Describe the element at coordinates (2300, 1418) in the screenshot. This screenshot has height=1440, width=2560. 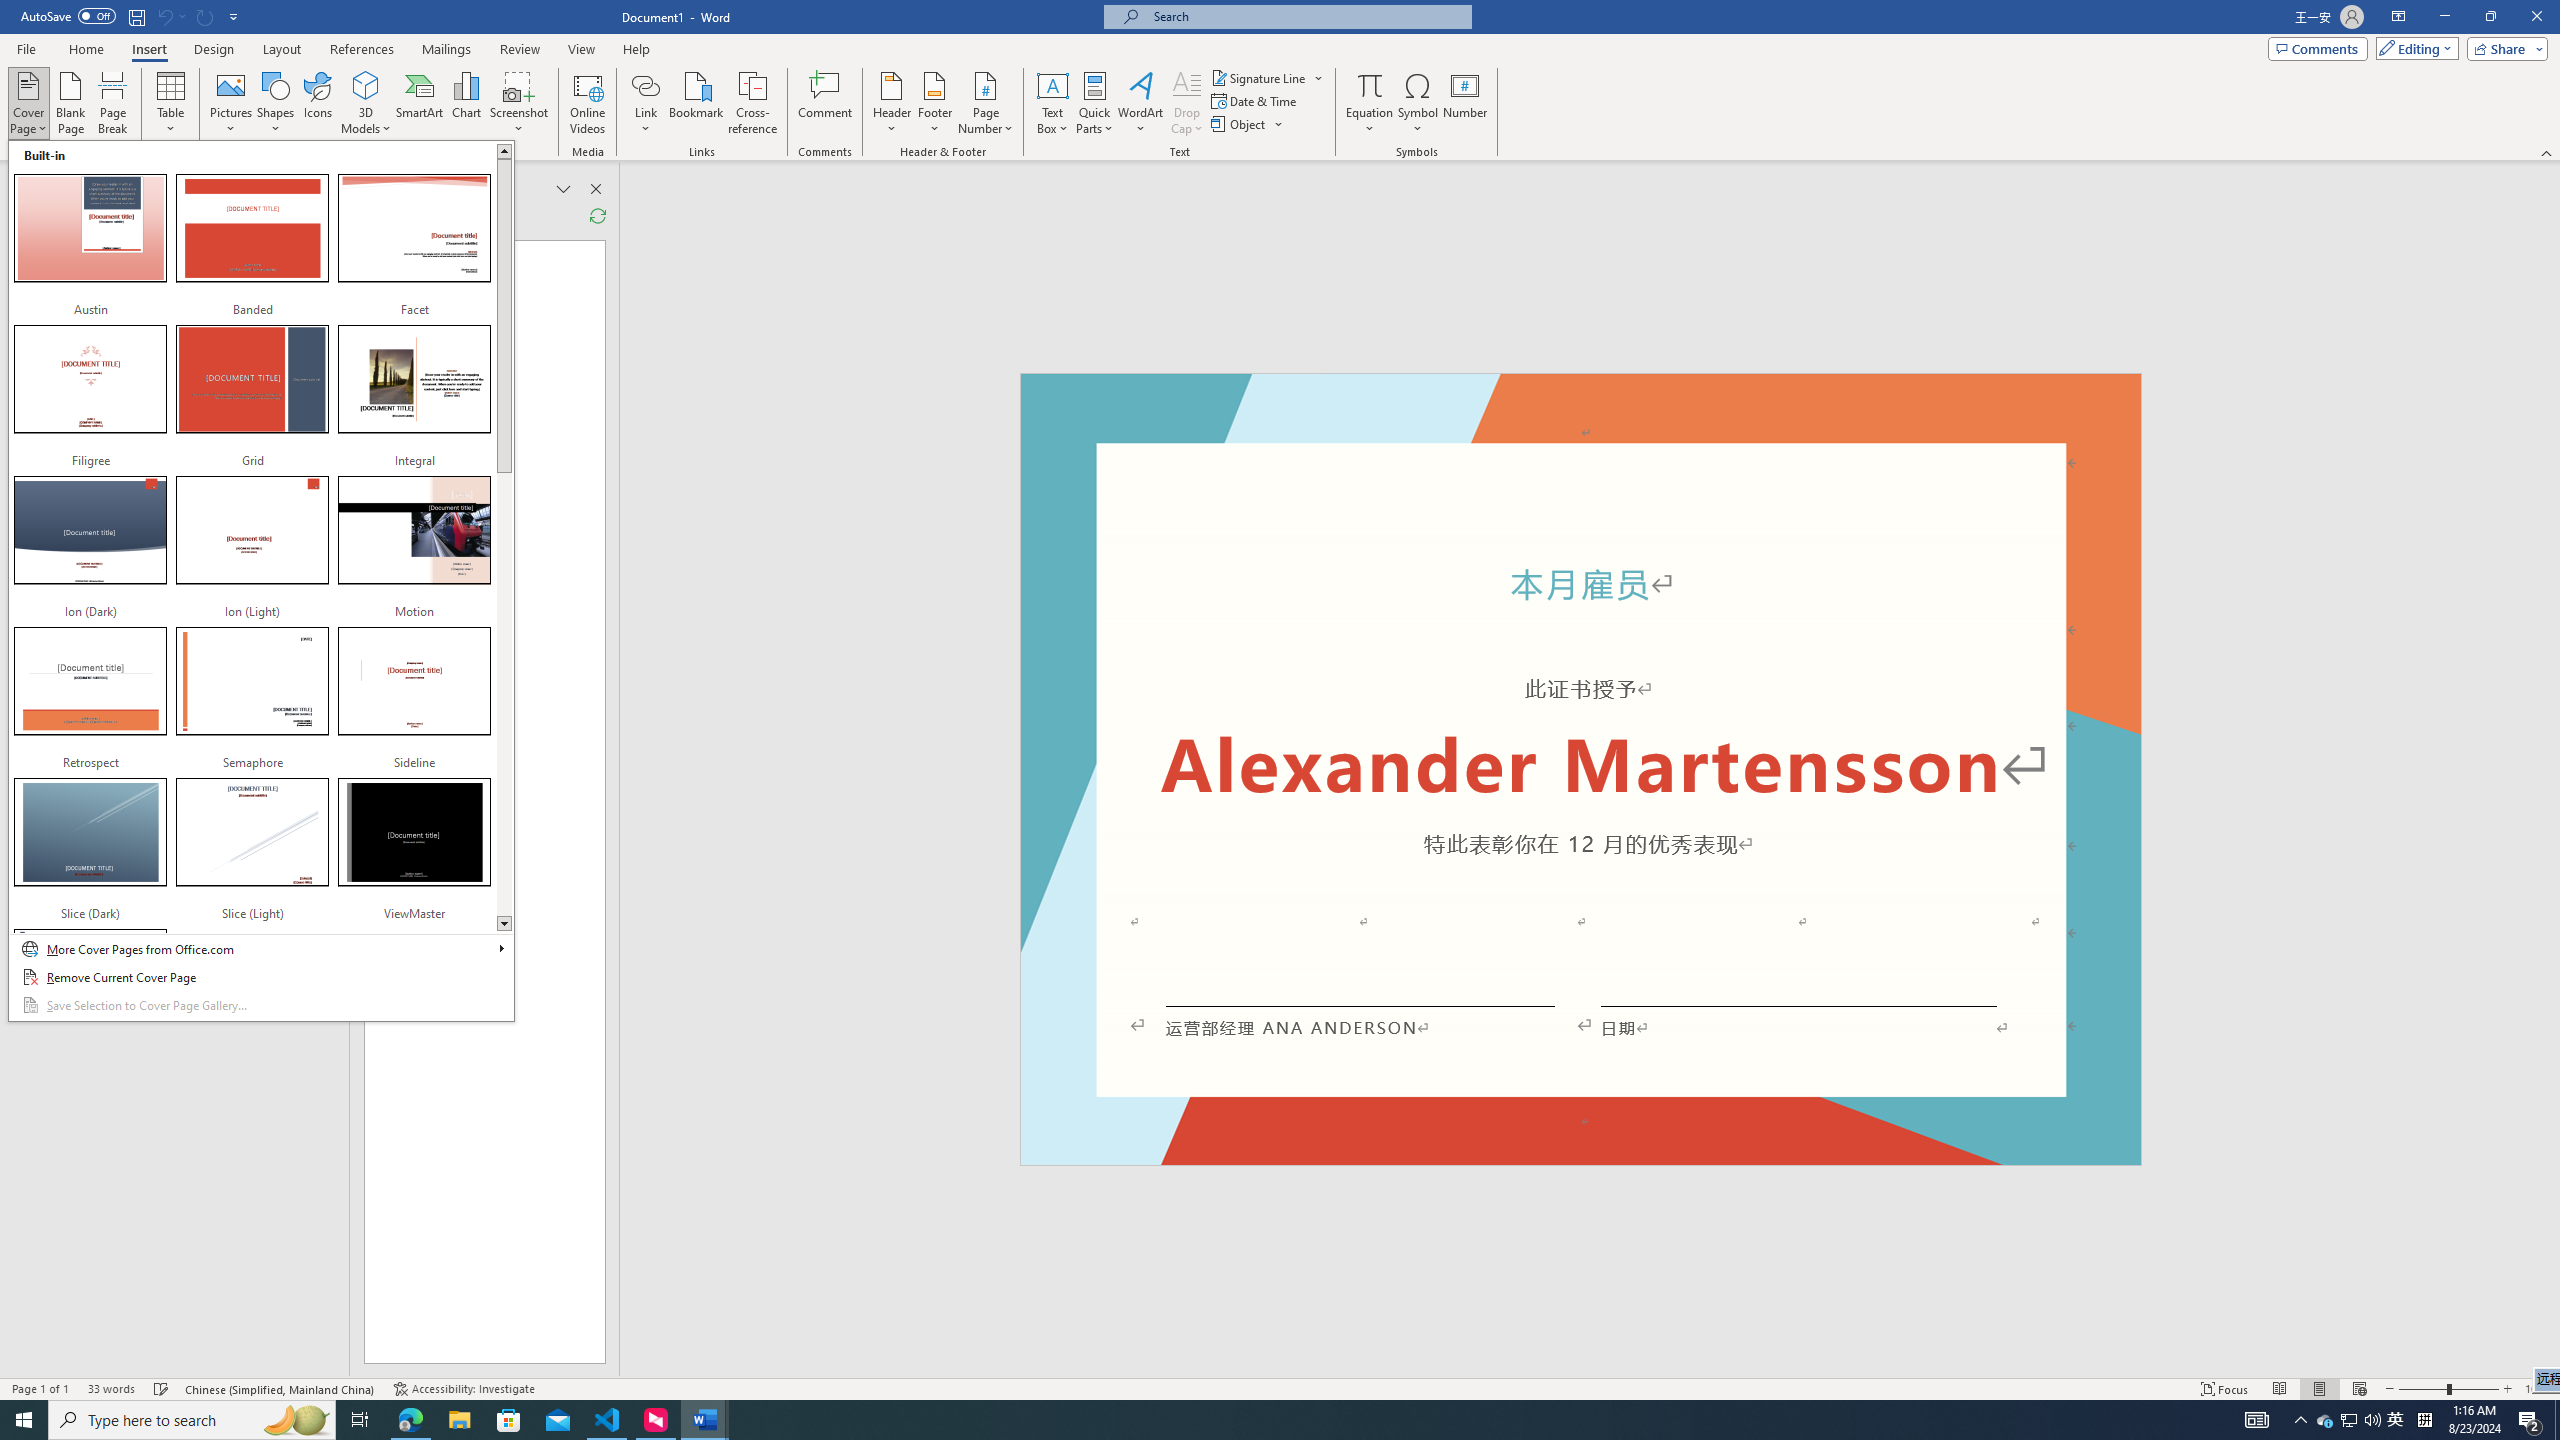
I see `'Notification Chevron'` at that location.